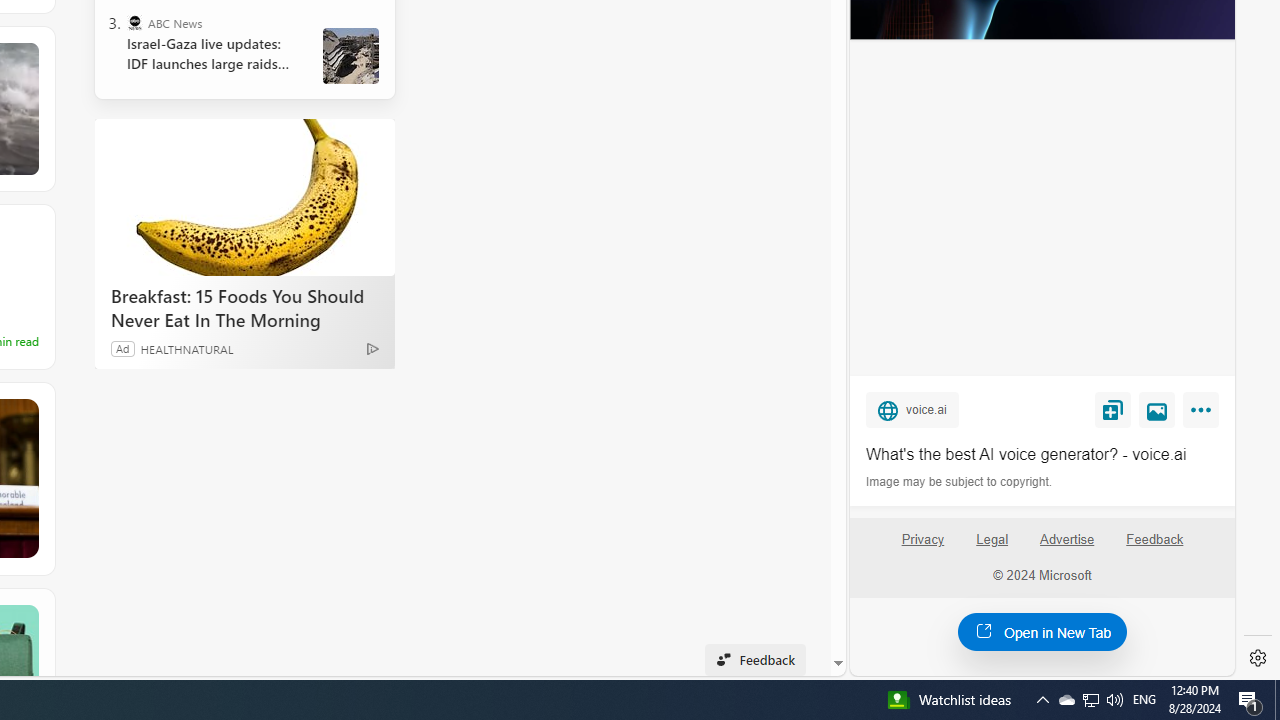  What do you see at coordinates (911, 408) in the screenshot?
I see `'voice.ai'` at bounding box center [911, 408].